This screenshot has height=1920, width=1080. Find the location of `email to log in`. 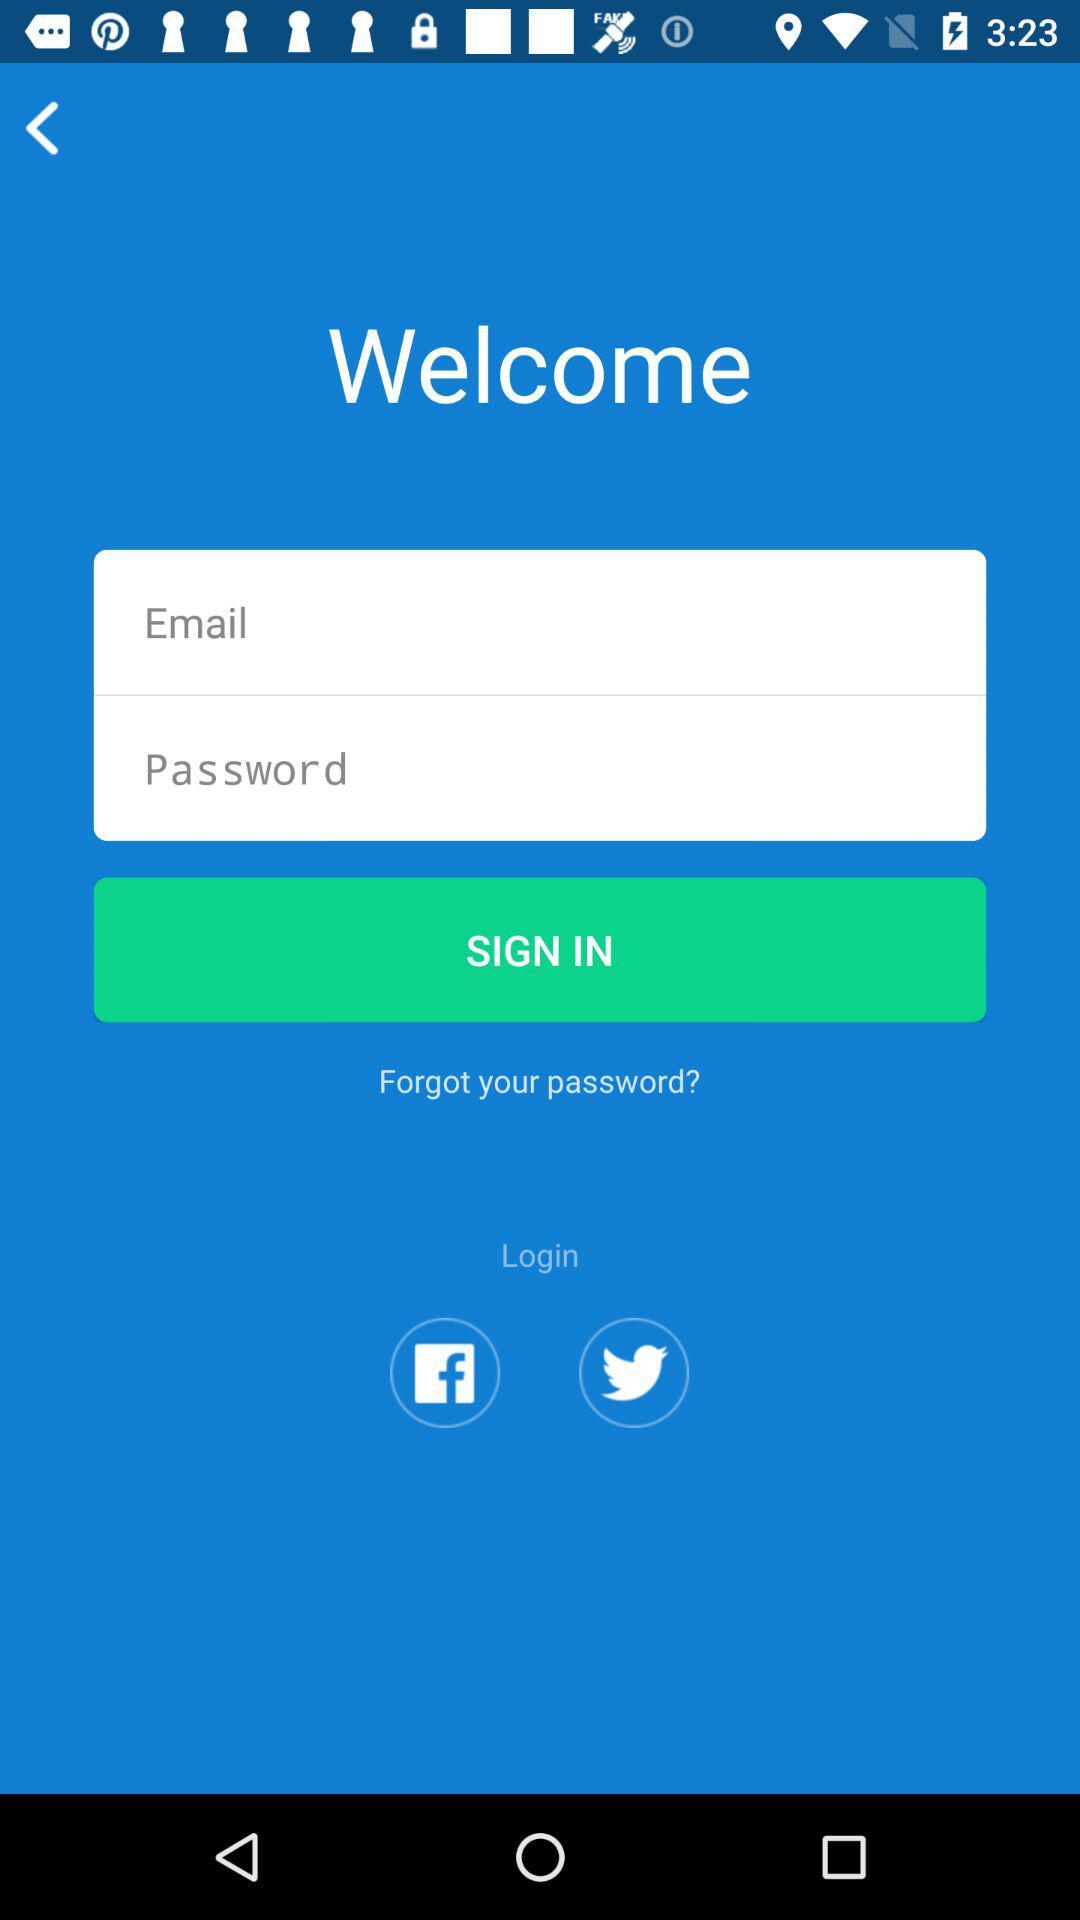

email to log in is located at coordinates (540, 621).